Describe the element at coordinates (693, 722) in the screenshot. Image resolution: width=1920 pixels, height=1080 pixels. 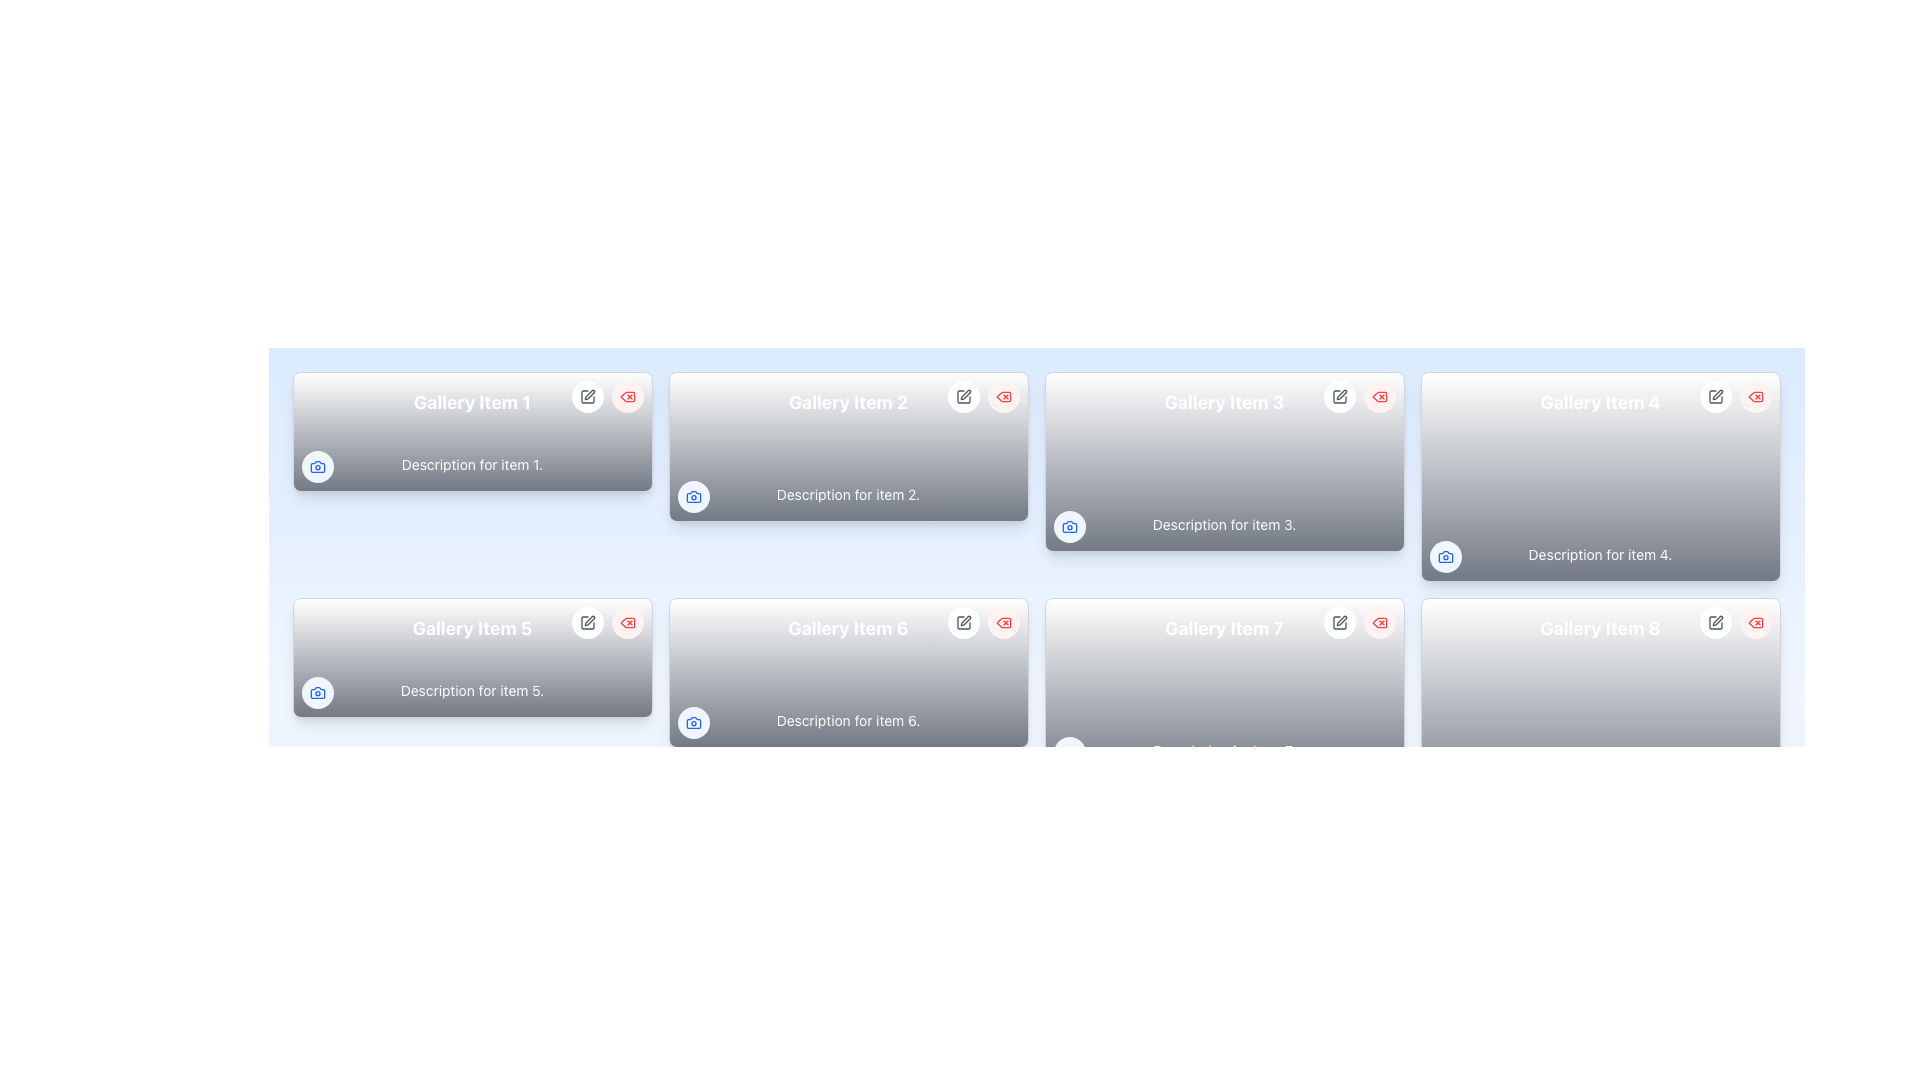
I see `the circular blue camera icon located at the bottom-left corner of the 'Gallery Item 6' card` at that location.